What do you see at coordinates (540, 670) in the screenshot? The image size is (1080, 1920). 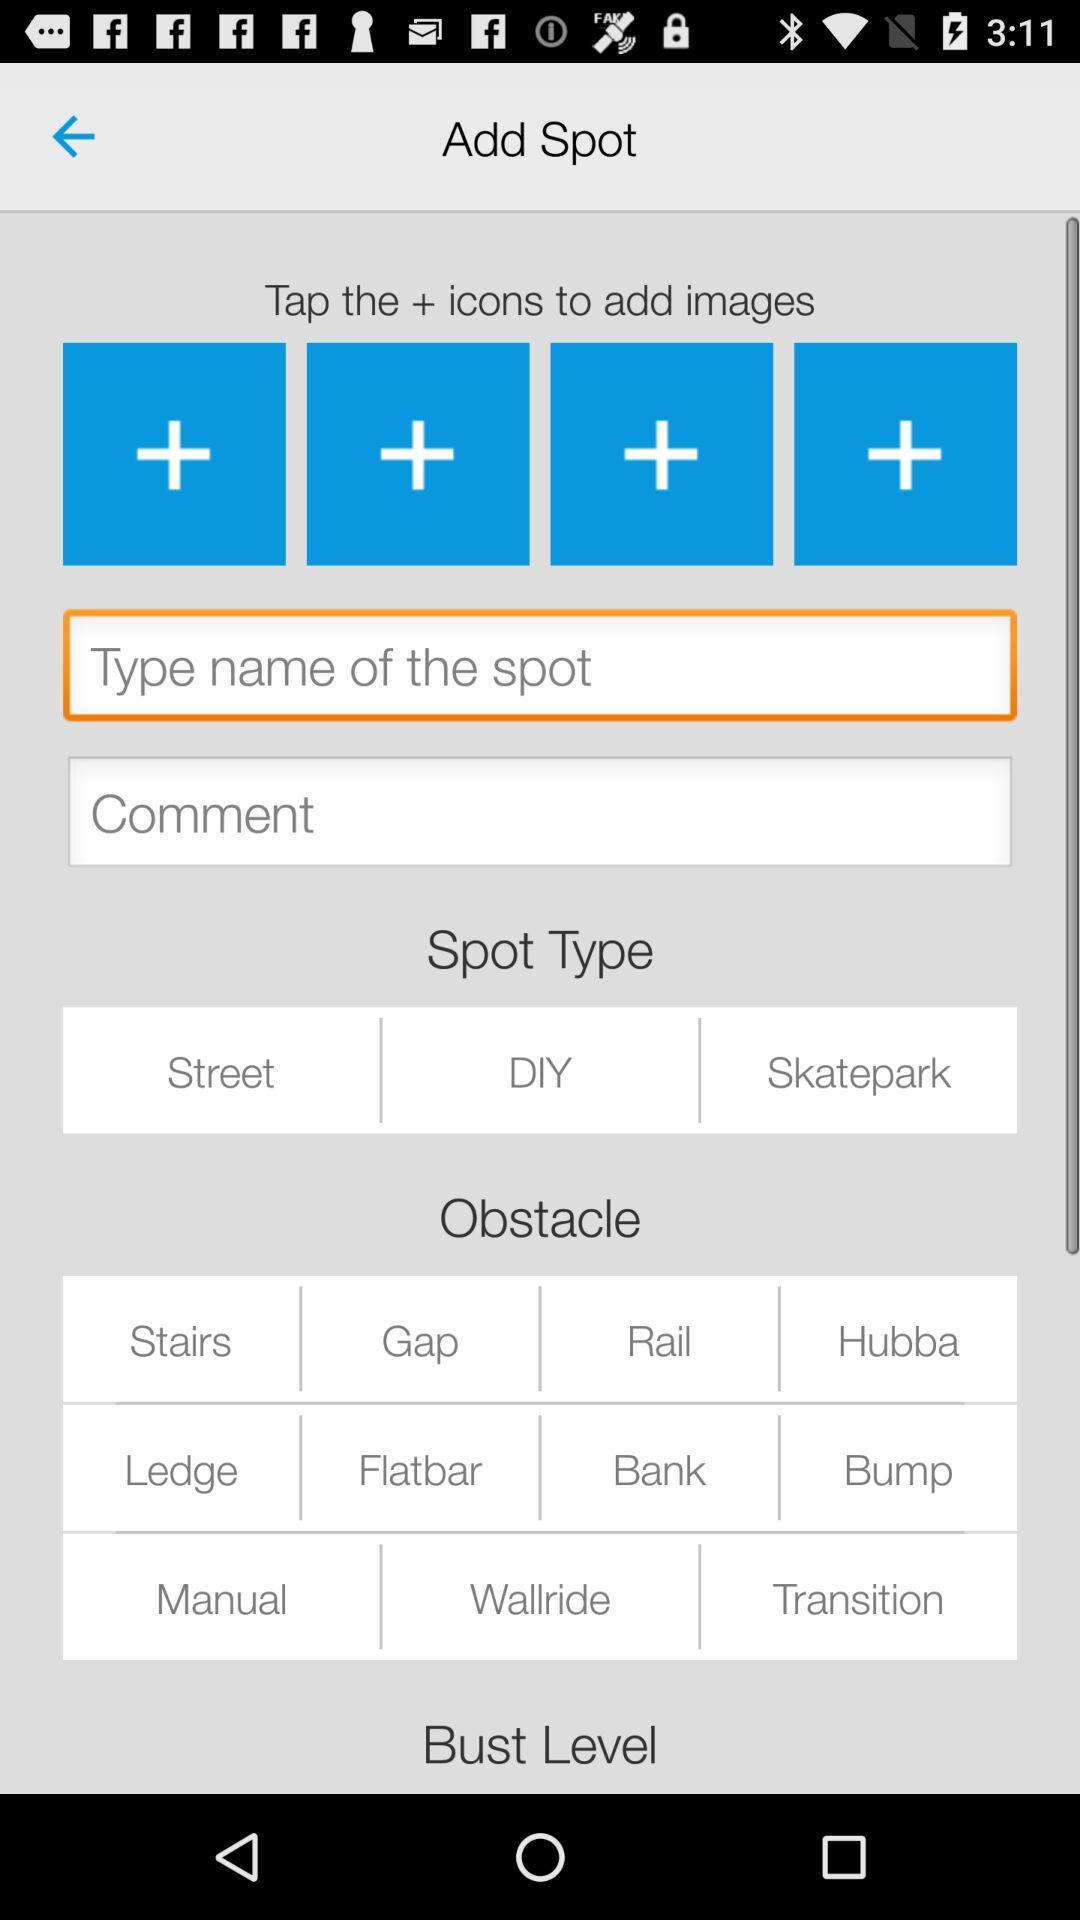 I see `type name` at bounding box center [540, 670].